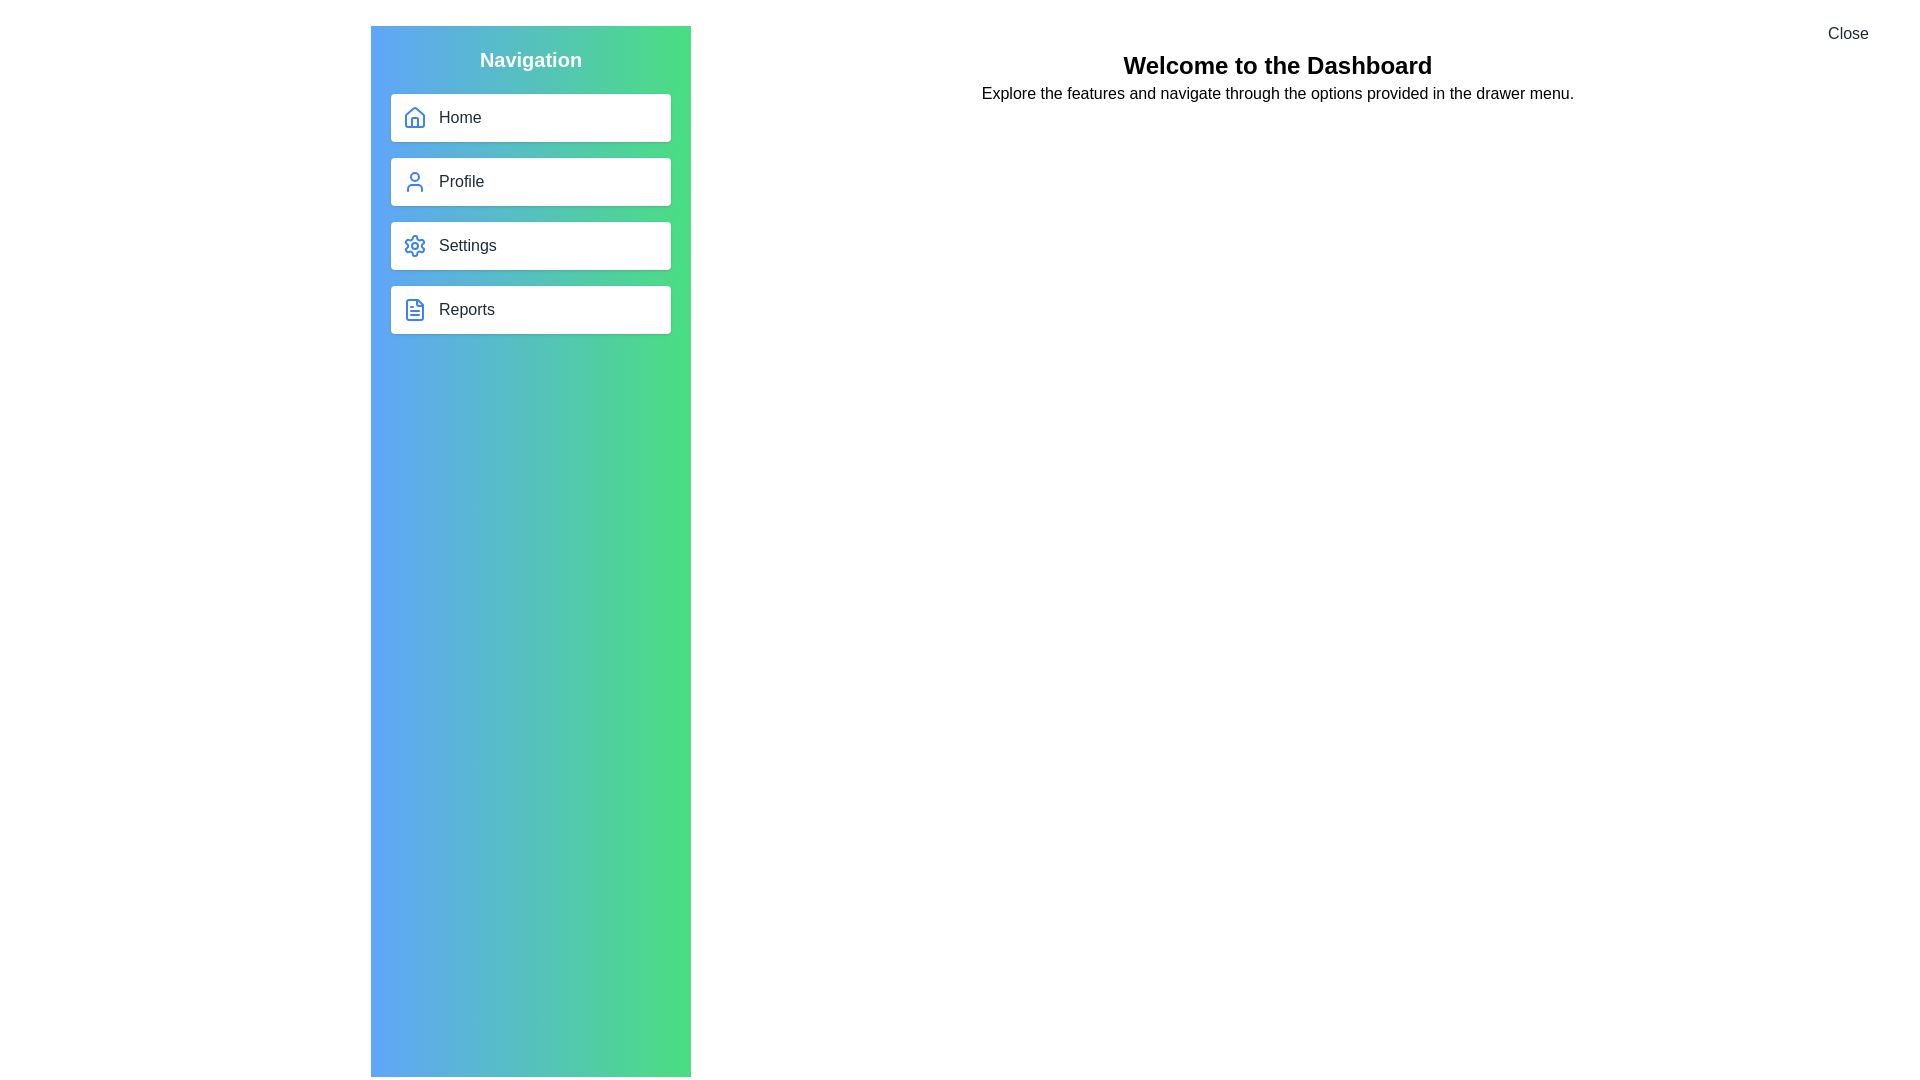 This screenshot has width=1920, height=1080. I want to click on 'Close' button to close the drawer, so click(1847, 34).